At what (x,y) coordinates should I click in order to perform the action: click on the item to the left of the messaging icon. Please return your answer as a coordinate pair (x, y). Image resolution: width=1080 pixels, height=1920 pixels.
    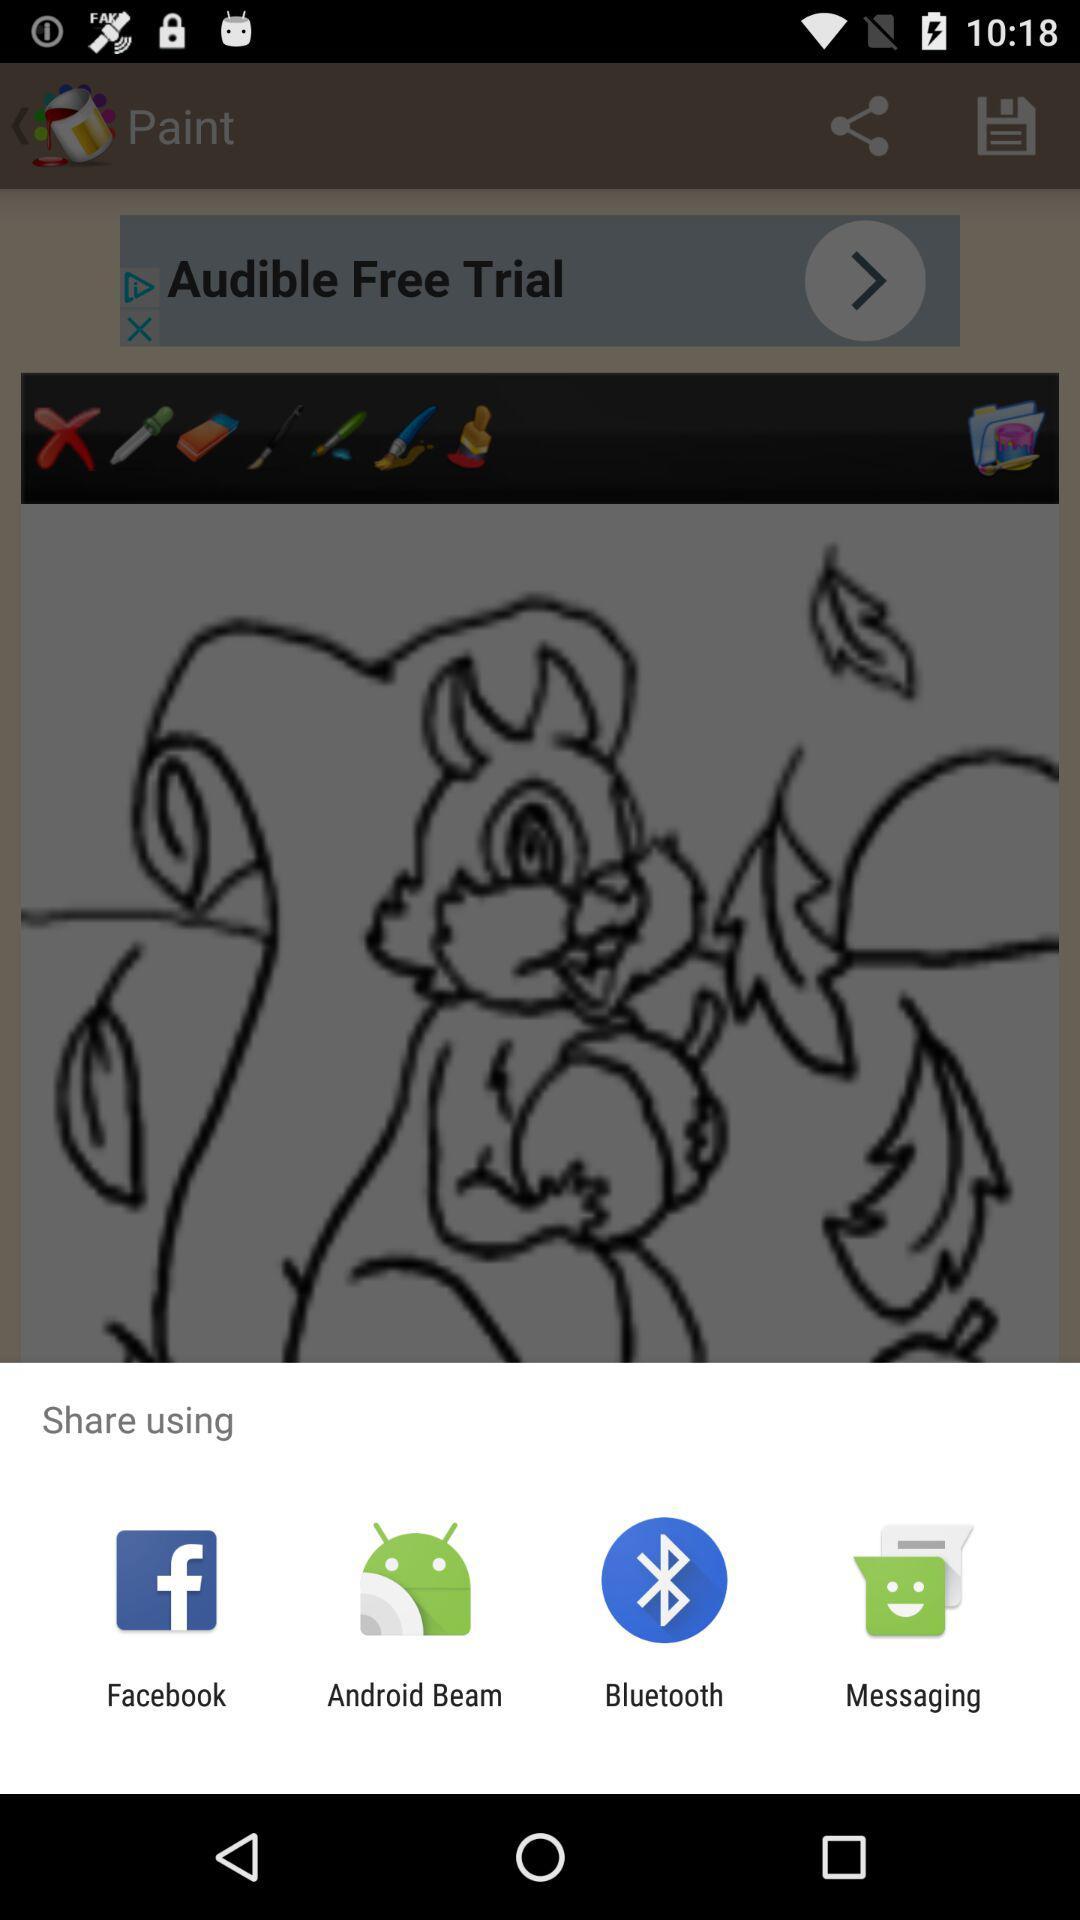
    Looking at the image, I should click on (664, 1711).